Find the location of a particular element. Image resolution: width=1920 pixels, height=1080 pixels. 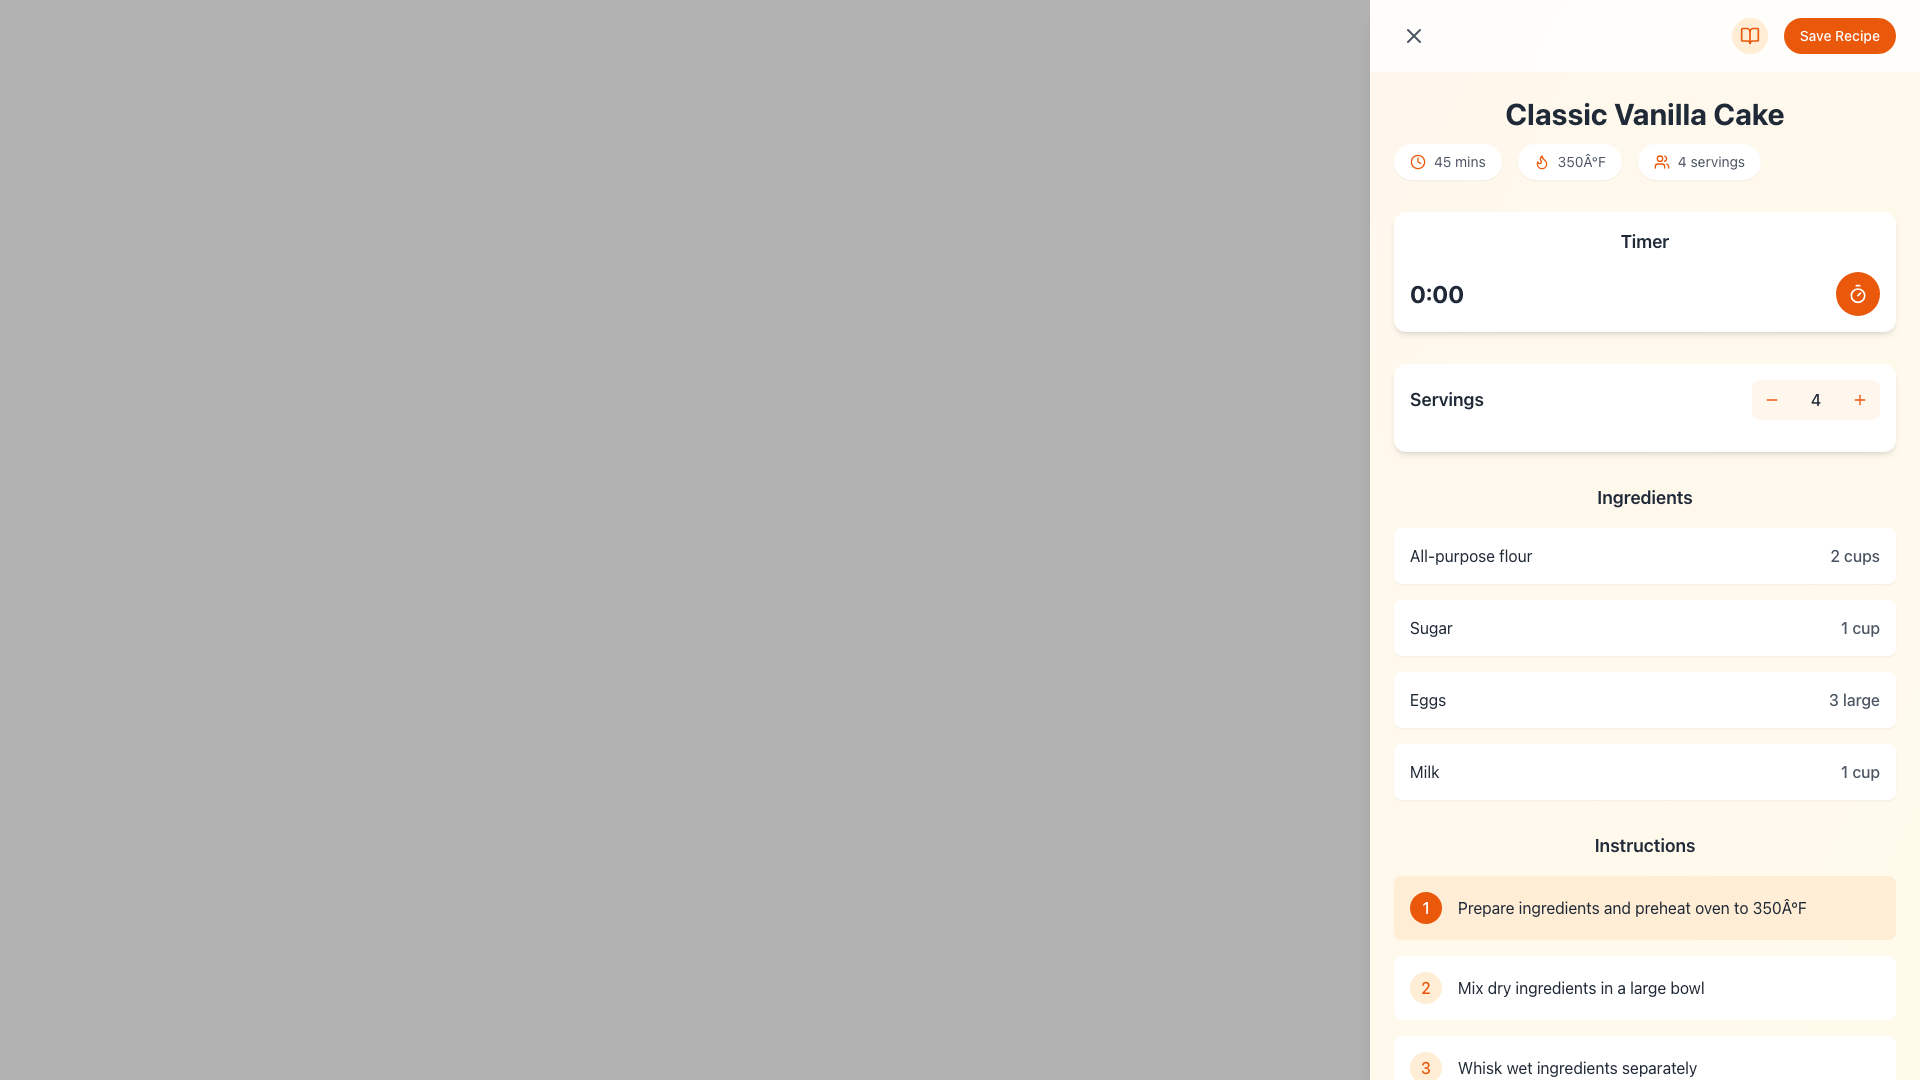

instruction text from the first item in the 'Instructions' list, which contains the number '1' and the text 'Prepare ingredients and preheat oven to 350°F.' is located at coordinates (1645, 907).